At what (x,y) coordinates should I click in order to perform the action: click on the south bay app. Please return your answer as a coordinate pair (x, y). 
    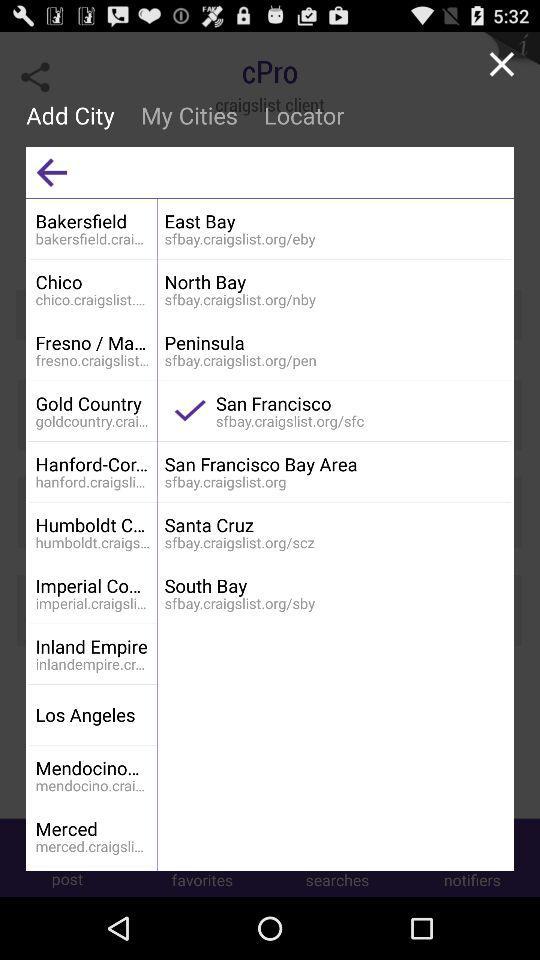
    Looking at the image, I should click on (334, 585).